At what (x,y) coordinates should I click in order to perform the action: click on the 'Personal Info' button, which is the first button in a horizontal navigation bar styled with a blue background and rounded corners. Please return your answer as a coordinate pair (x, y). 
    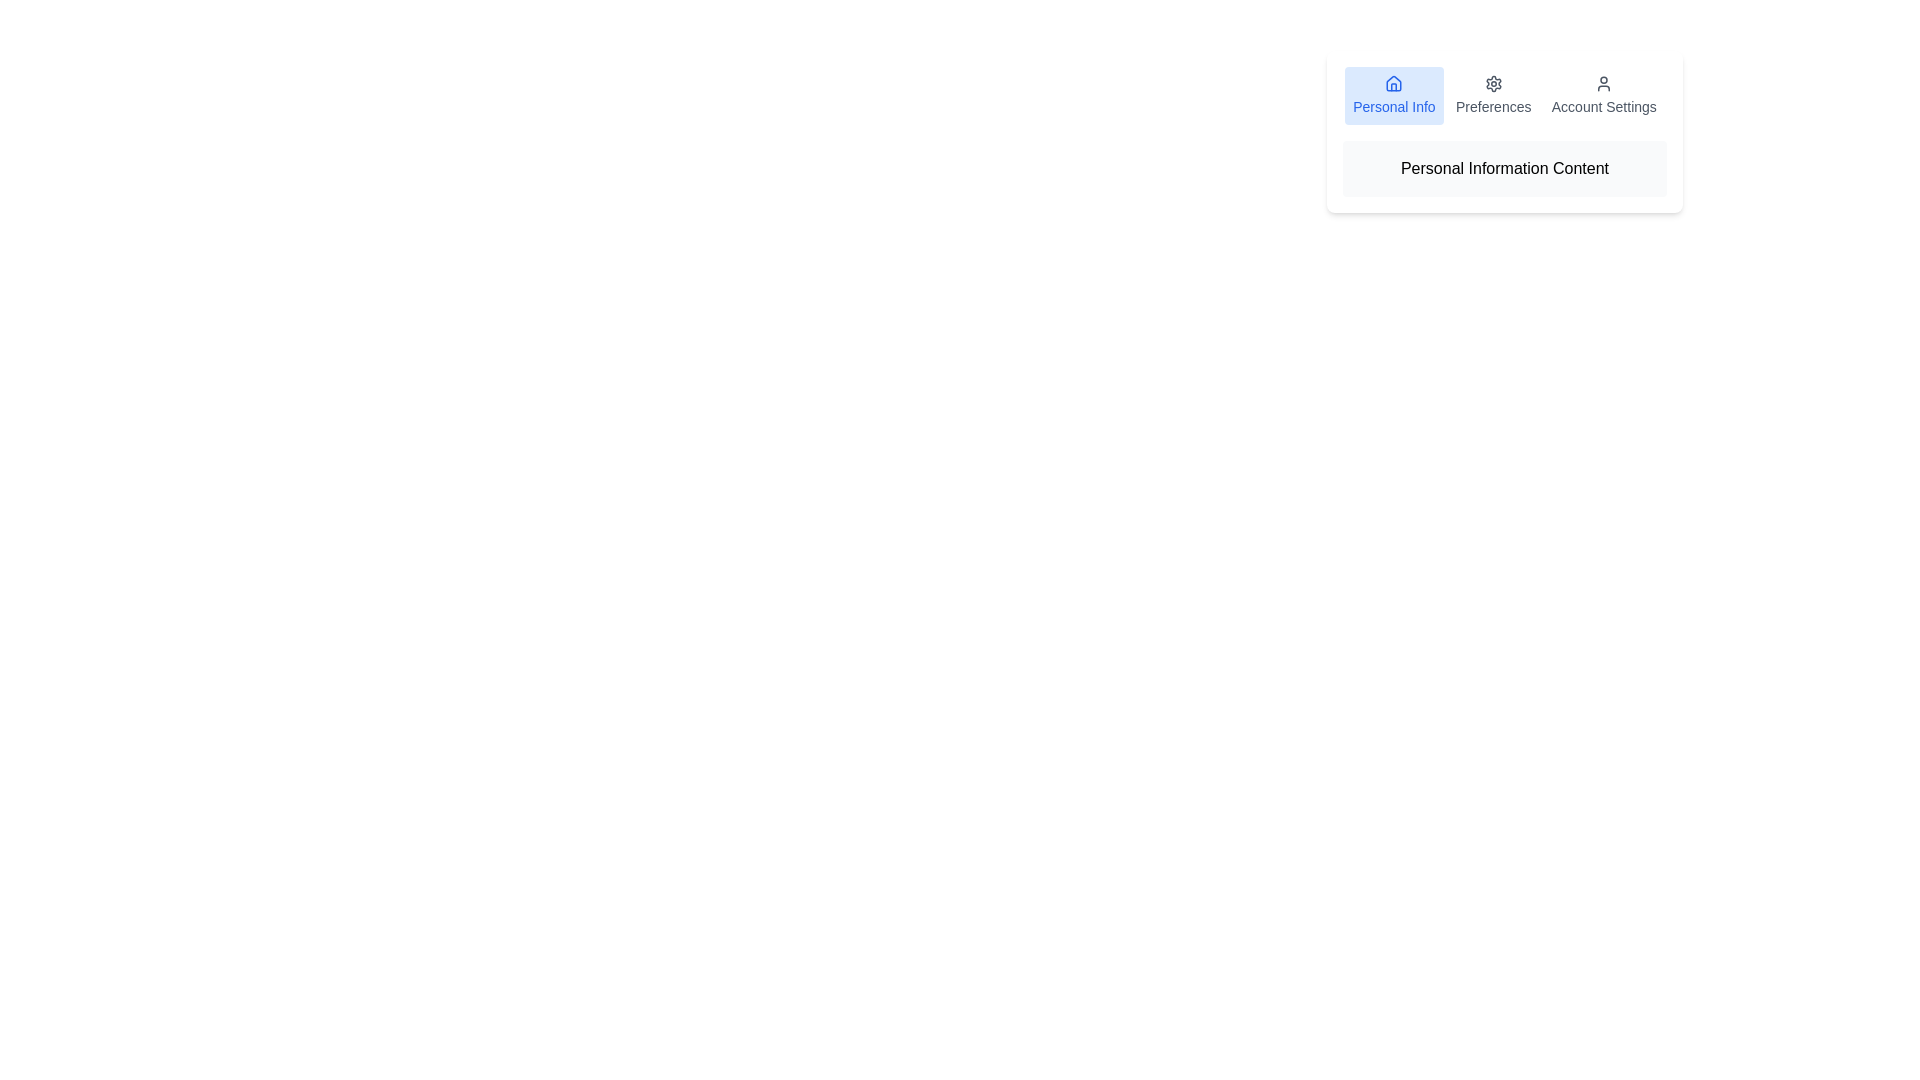
    Looking at the image, I should click on (1393, 96).